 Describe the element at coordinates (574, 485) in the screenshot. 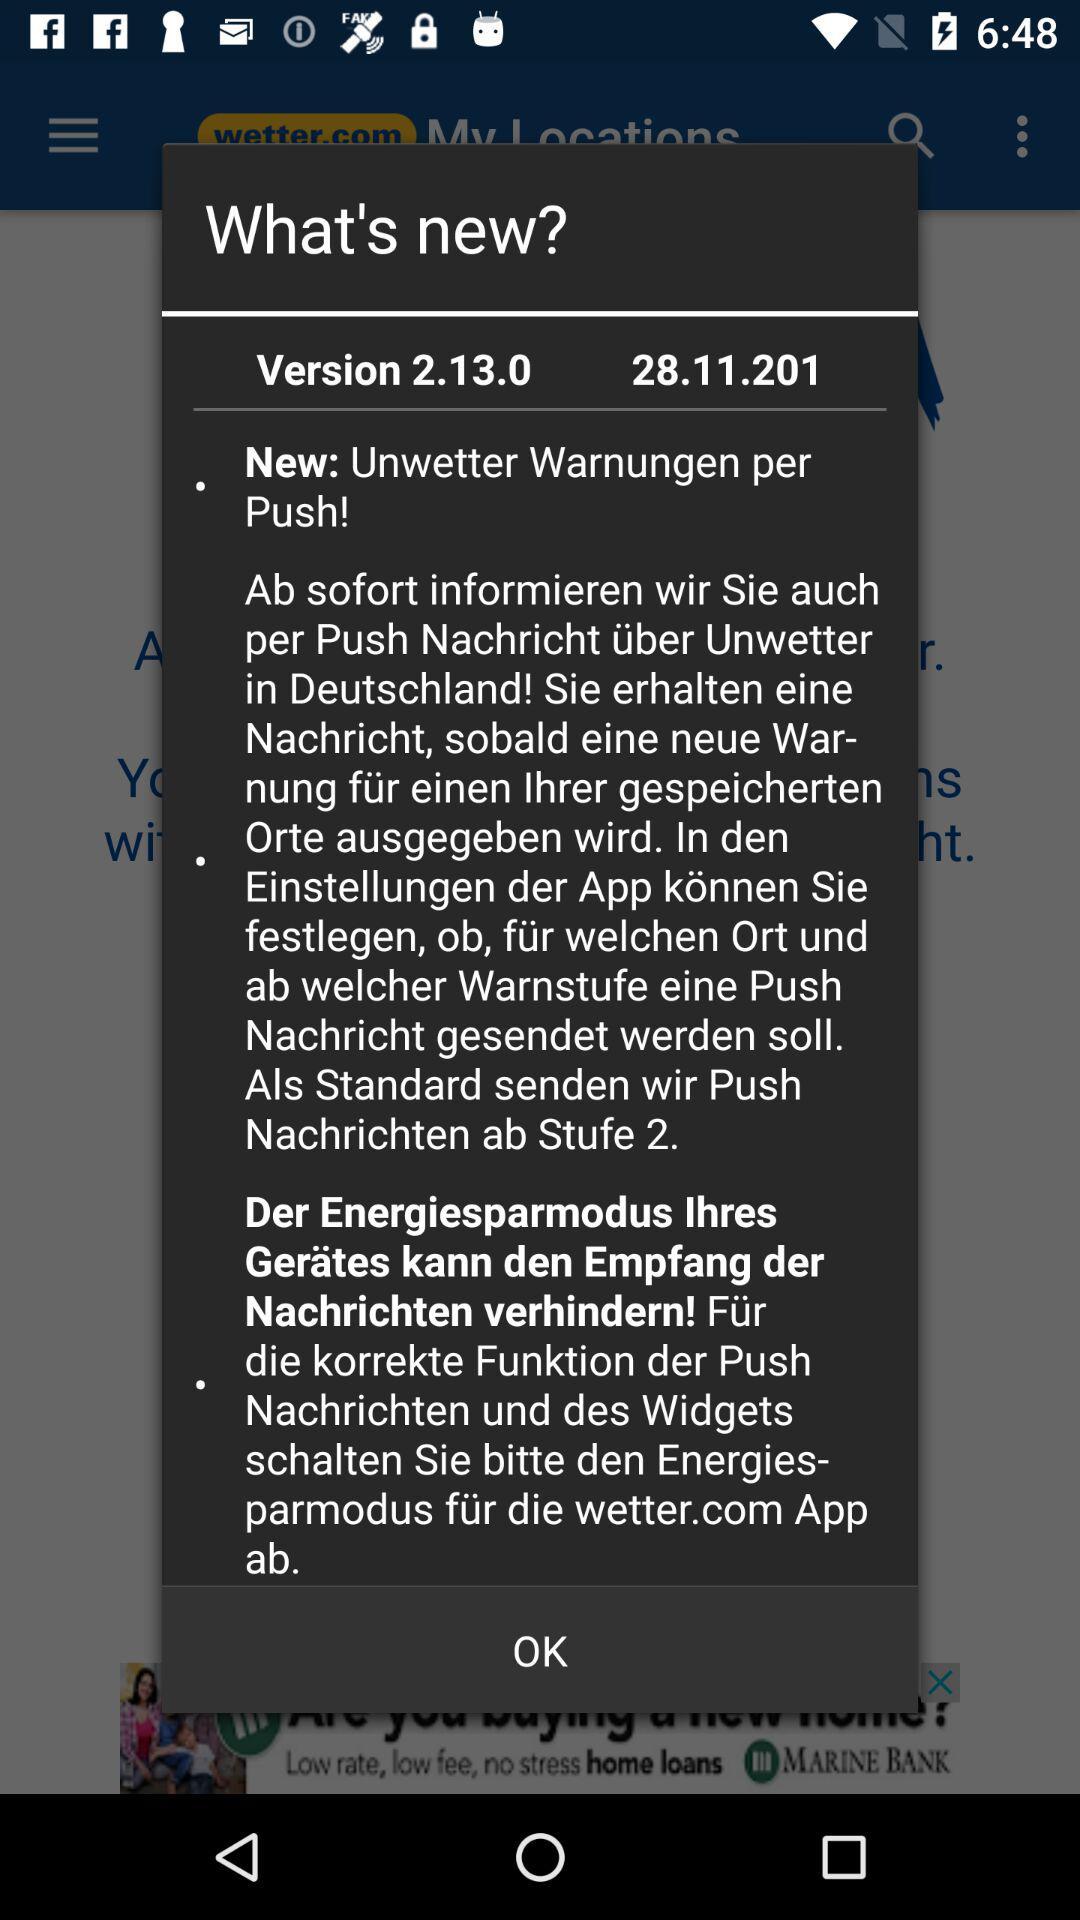

I see `new unwetter warnungen` at that location.